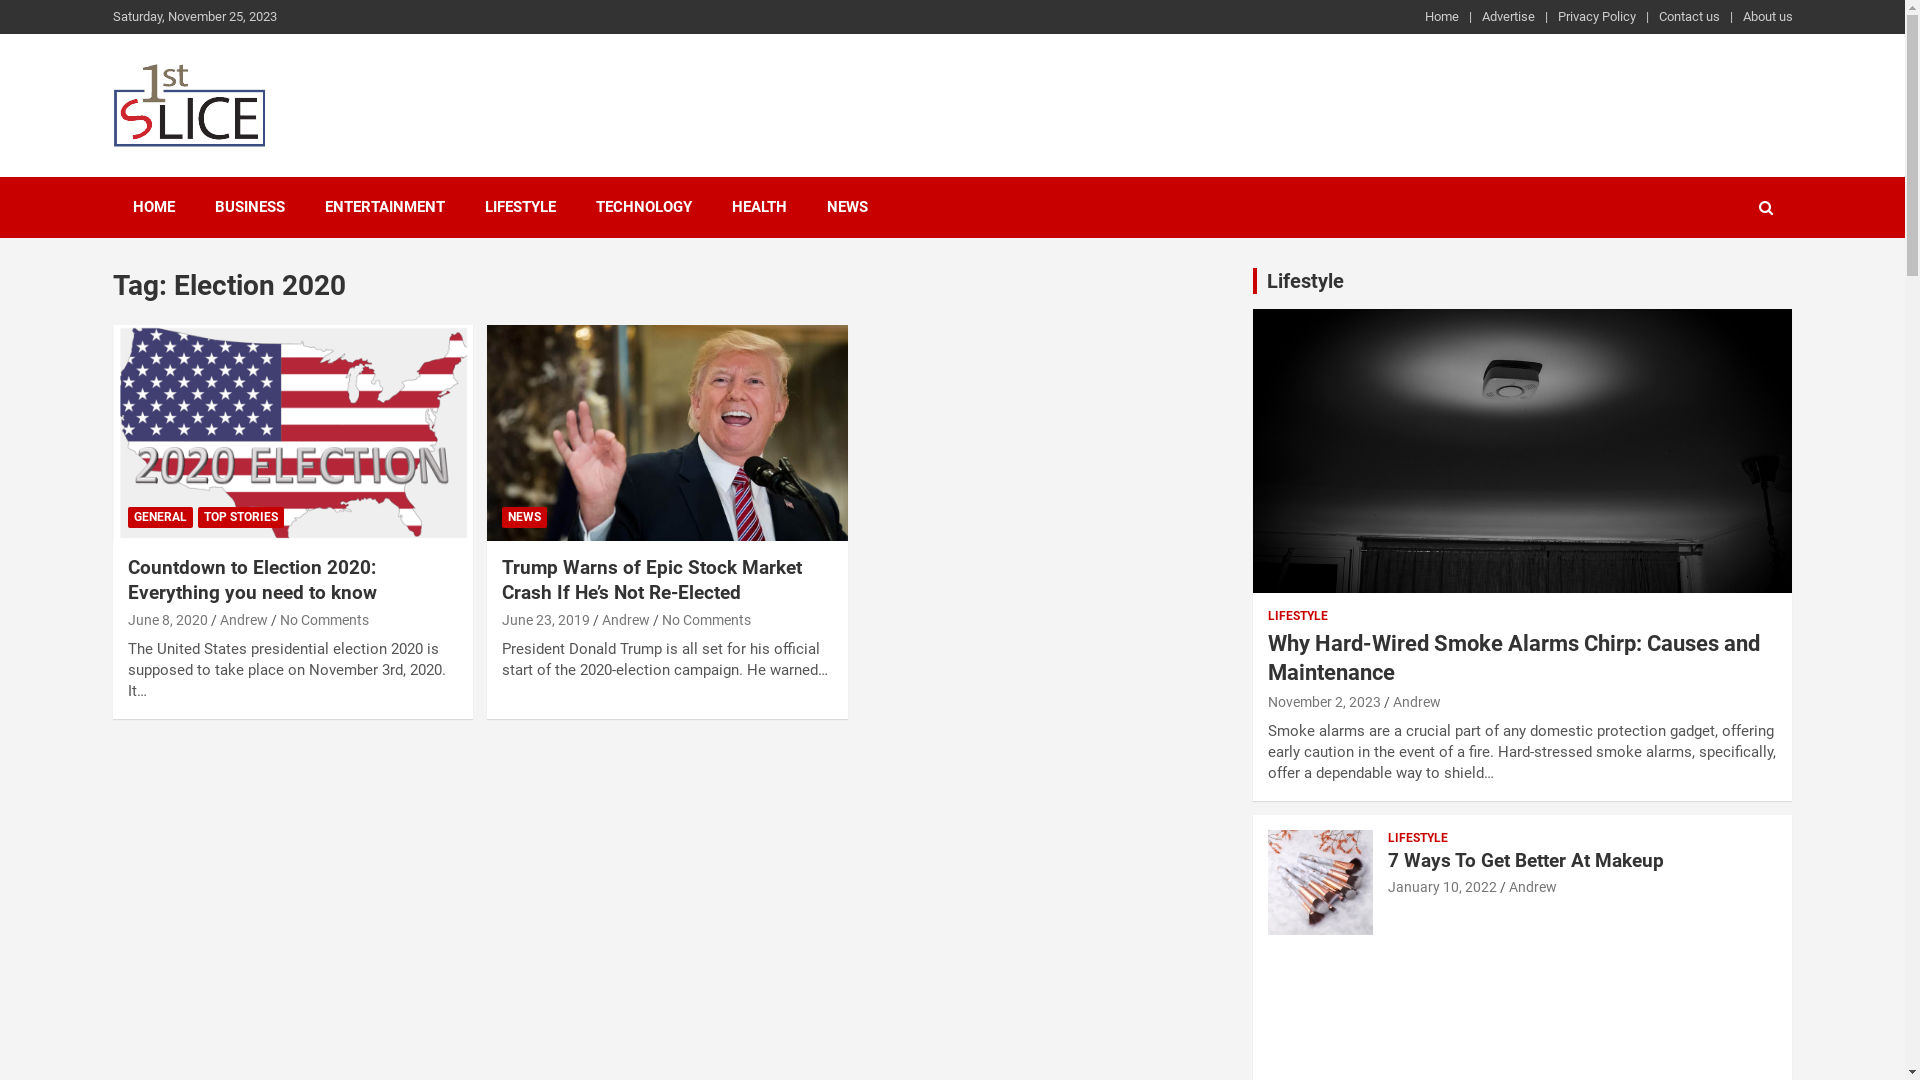 This screenshot has width=1920, height=1080. Describe the element at coordinates (706, 619) in the screenshot. I see `'No Comments'` at that location.